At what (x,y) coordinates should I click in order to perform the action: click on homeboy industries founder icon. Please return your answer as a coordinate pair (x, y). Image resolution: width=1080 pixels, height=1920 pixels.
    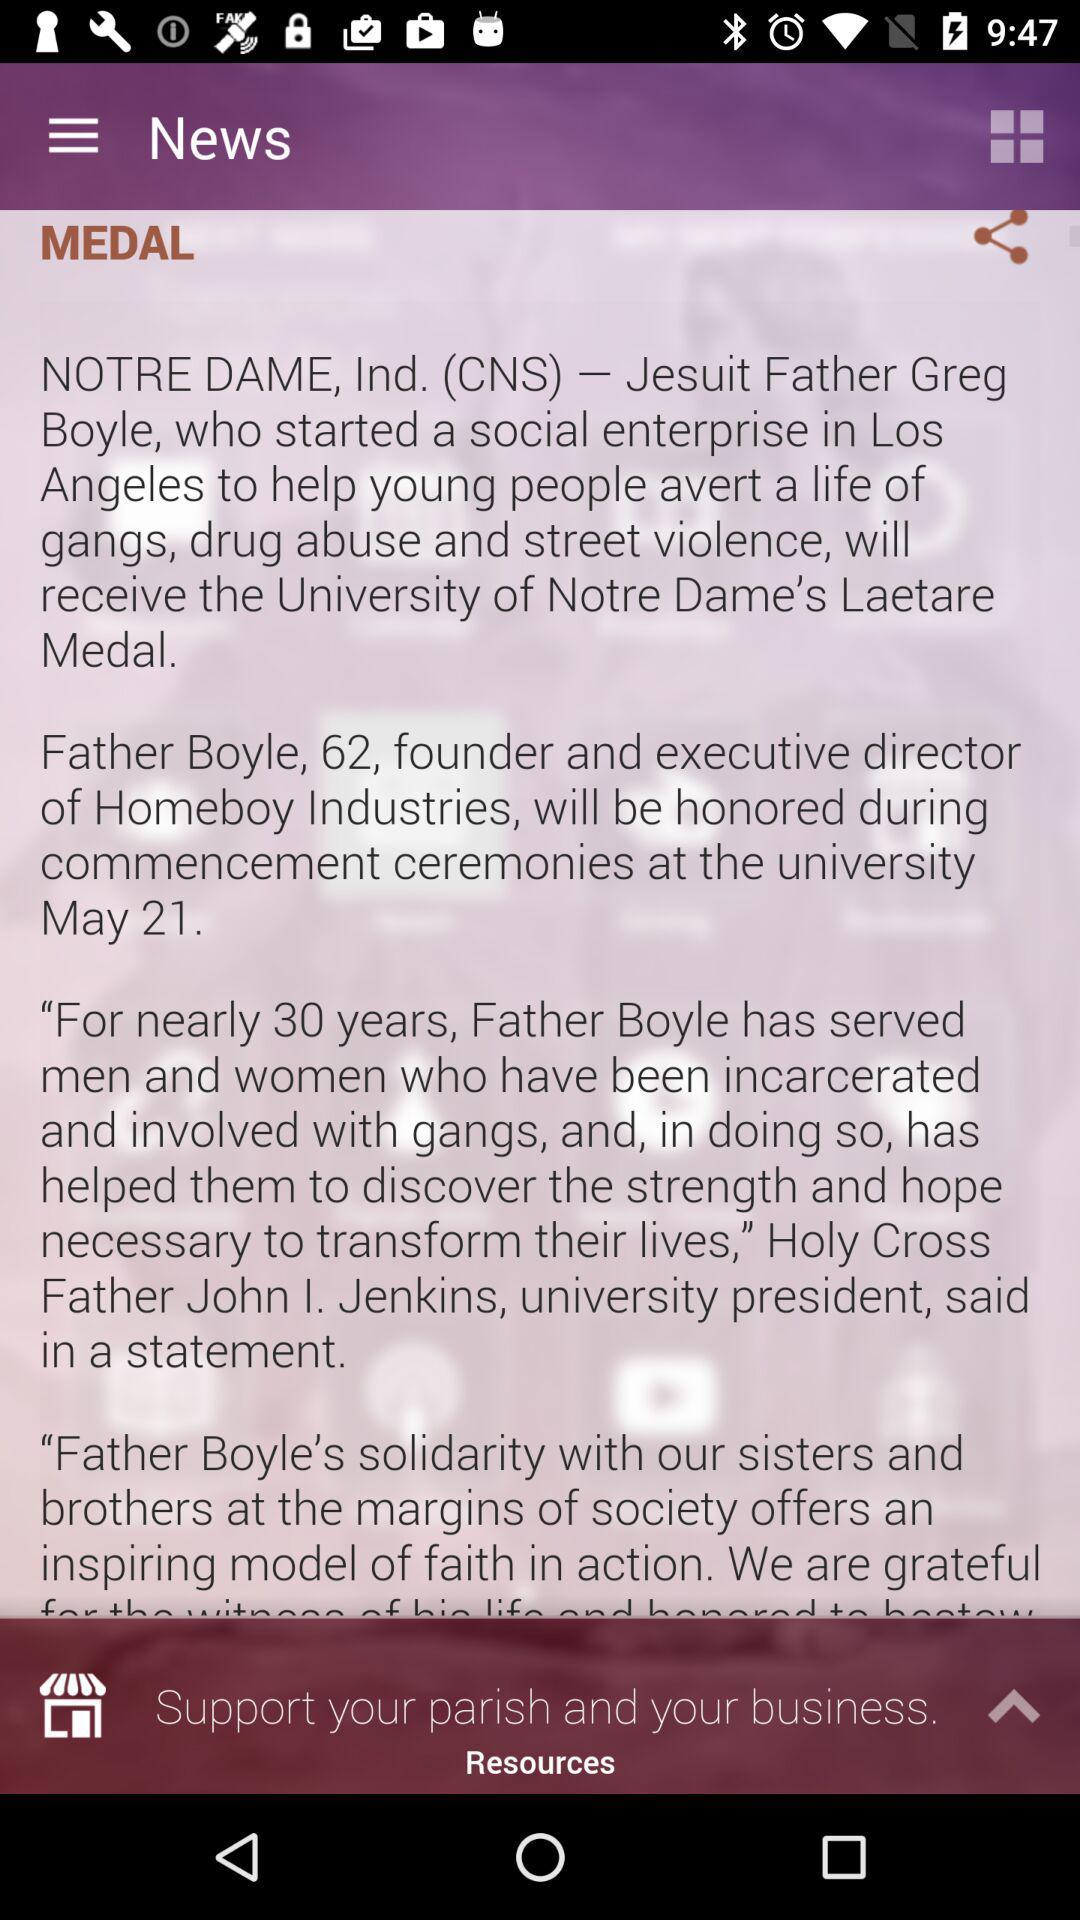
    Looking at the image, I should click on (477, 241).